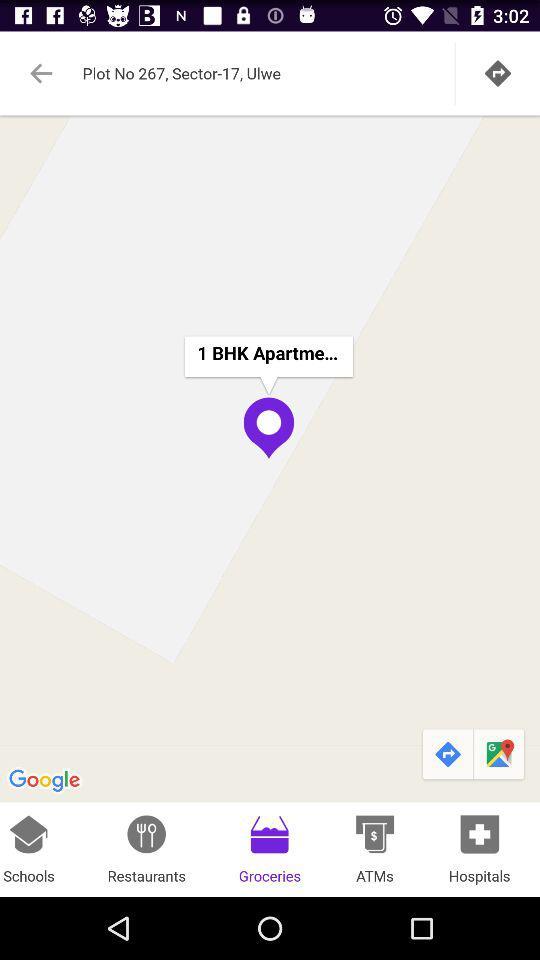 The height and width of the screenshot is (960, 540). I want to click on the icon above hospitals item, so click(499, 754).